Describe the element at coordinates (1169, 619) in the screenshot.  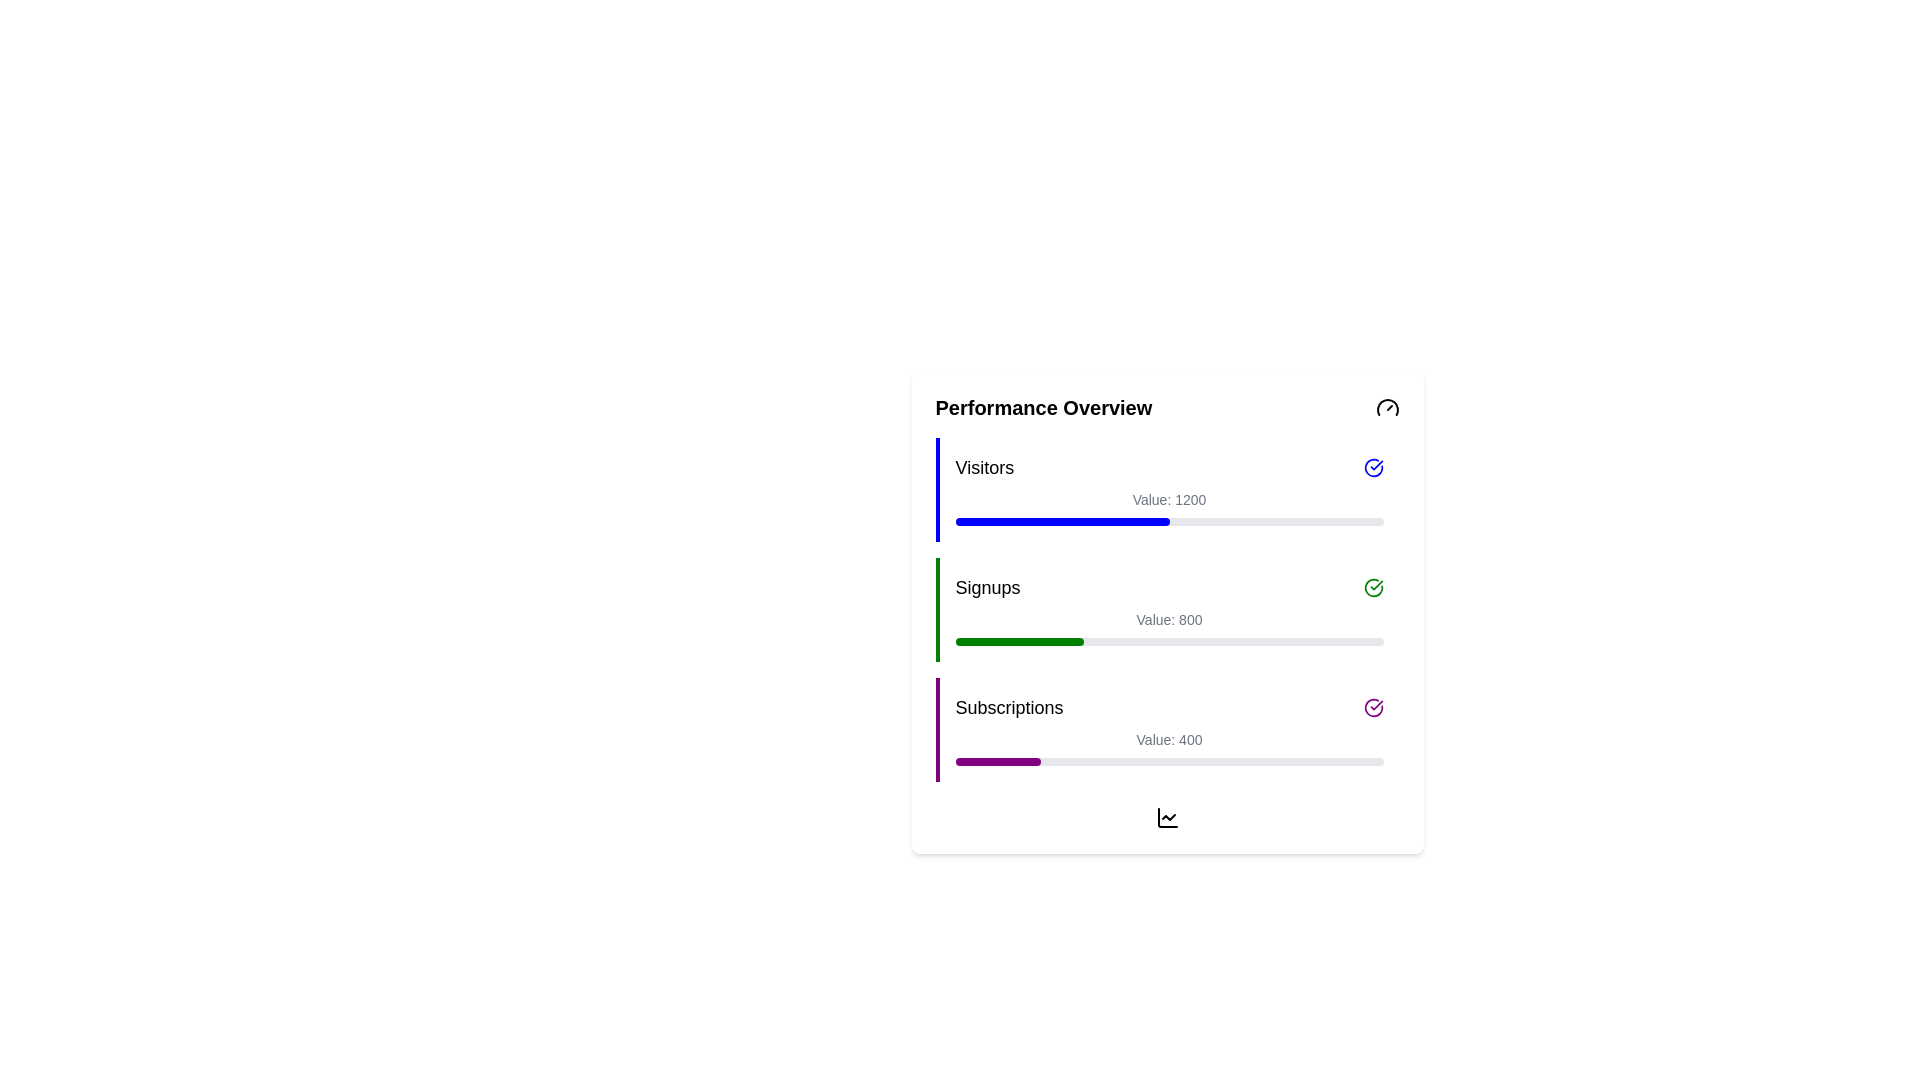
I see `the Text element displaying the numerical value (800) in the 'Signups' section` at that location.